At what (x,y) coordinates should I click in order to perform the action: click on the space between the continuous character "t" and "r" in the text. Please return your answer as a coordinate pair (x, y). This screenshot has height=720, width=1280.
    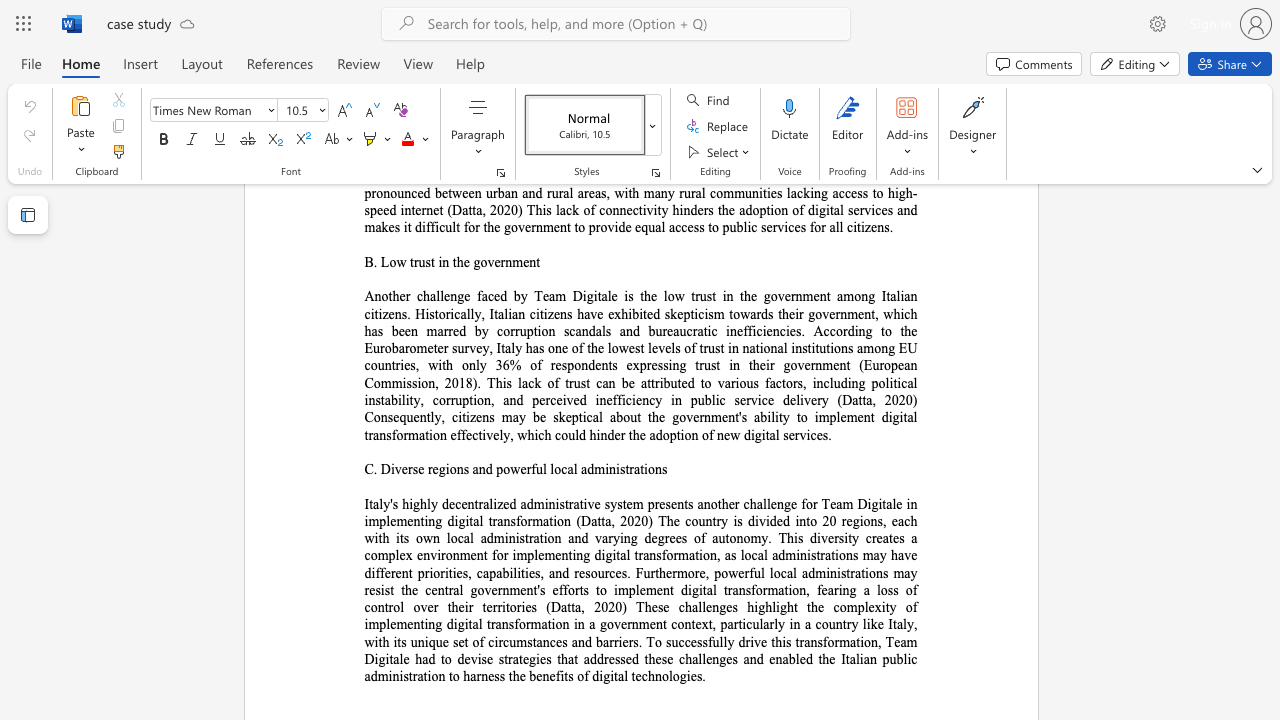
    Looking at the image, I should click on (628, 469).